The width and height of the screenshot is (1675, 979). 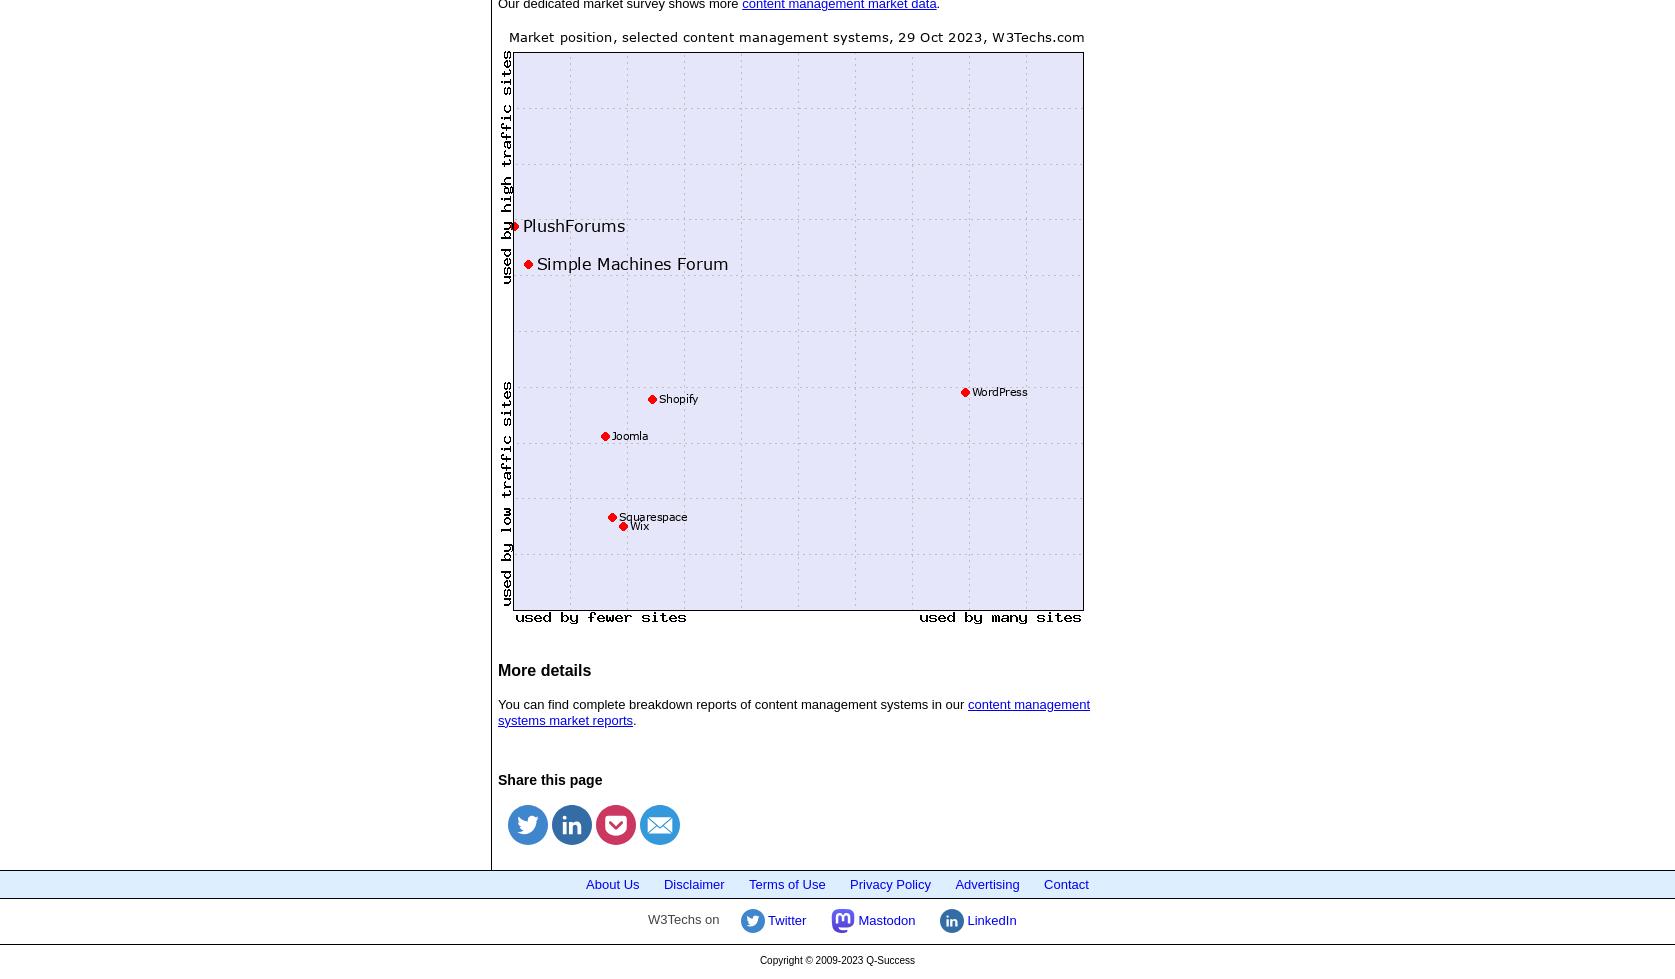 What do you see at coordinates (787, 882) in the screenshot?
I see `'Terms of Use'` at bounding box center [787, 882].